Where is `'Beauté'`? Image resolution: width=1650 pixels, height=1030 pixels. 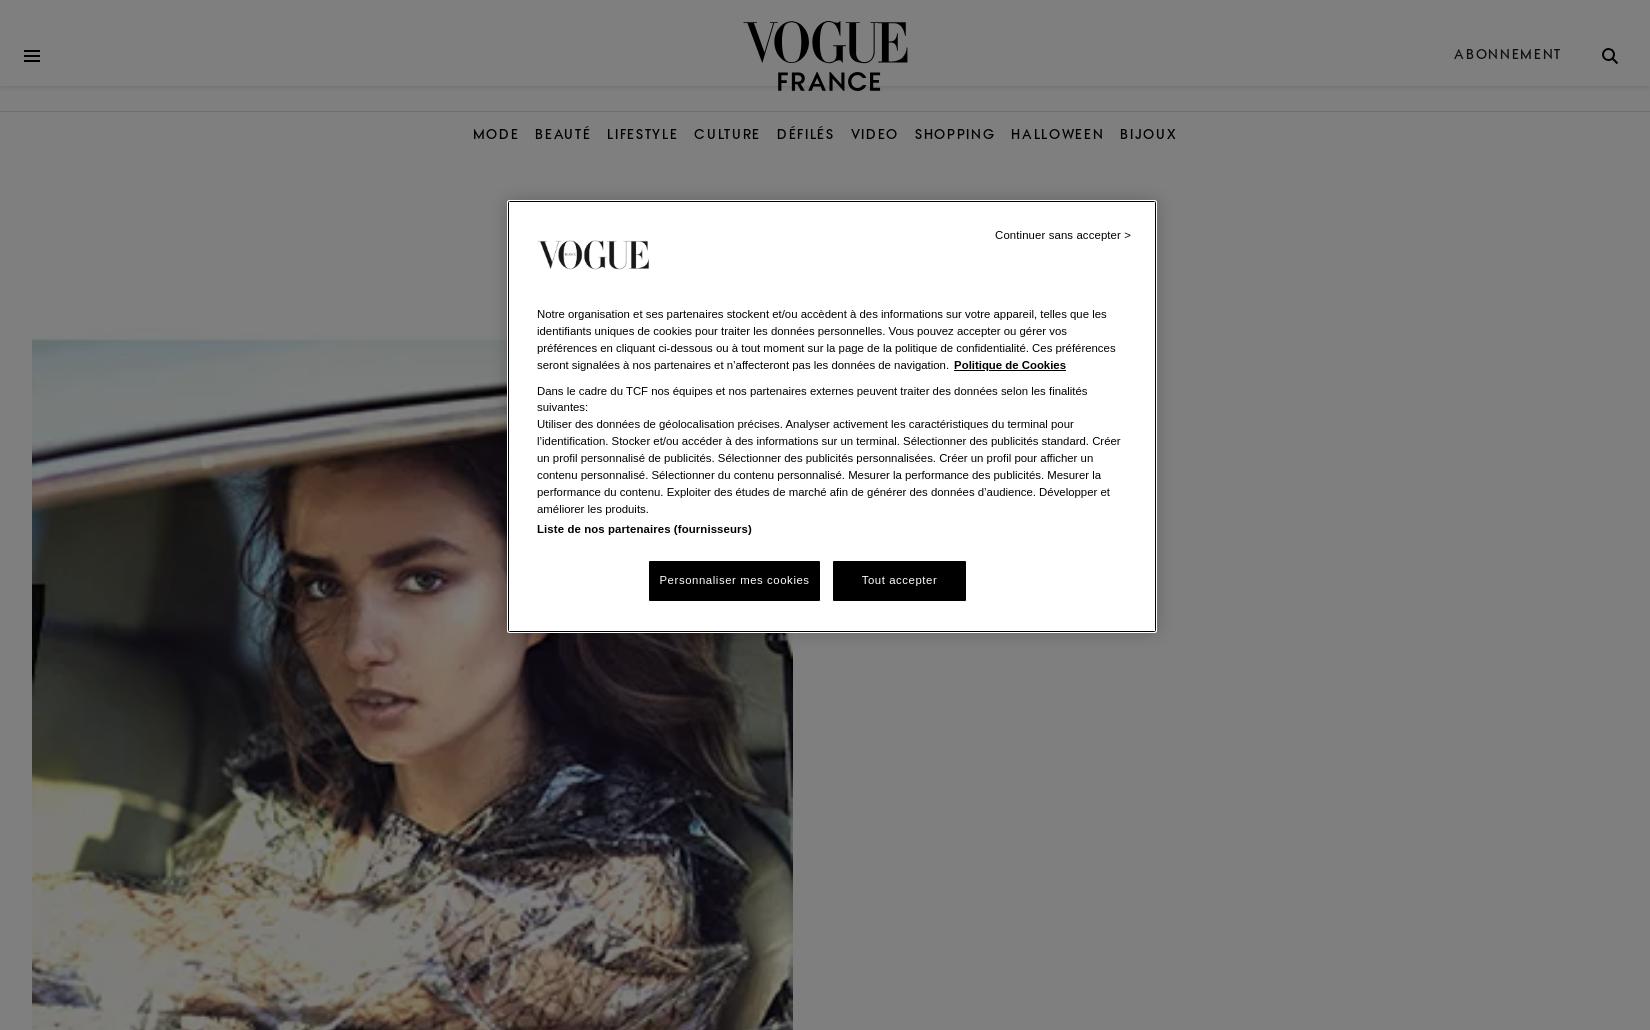 'Beauté' is located at coordinates (533, 133).